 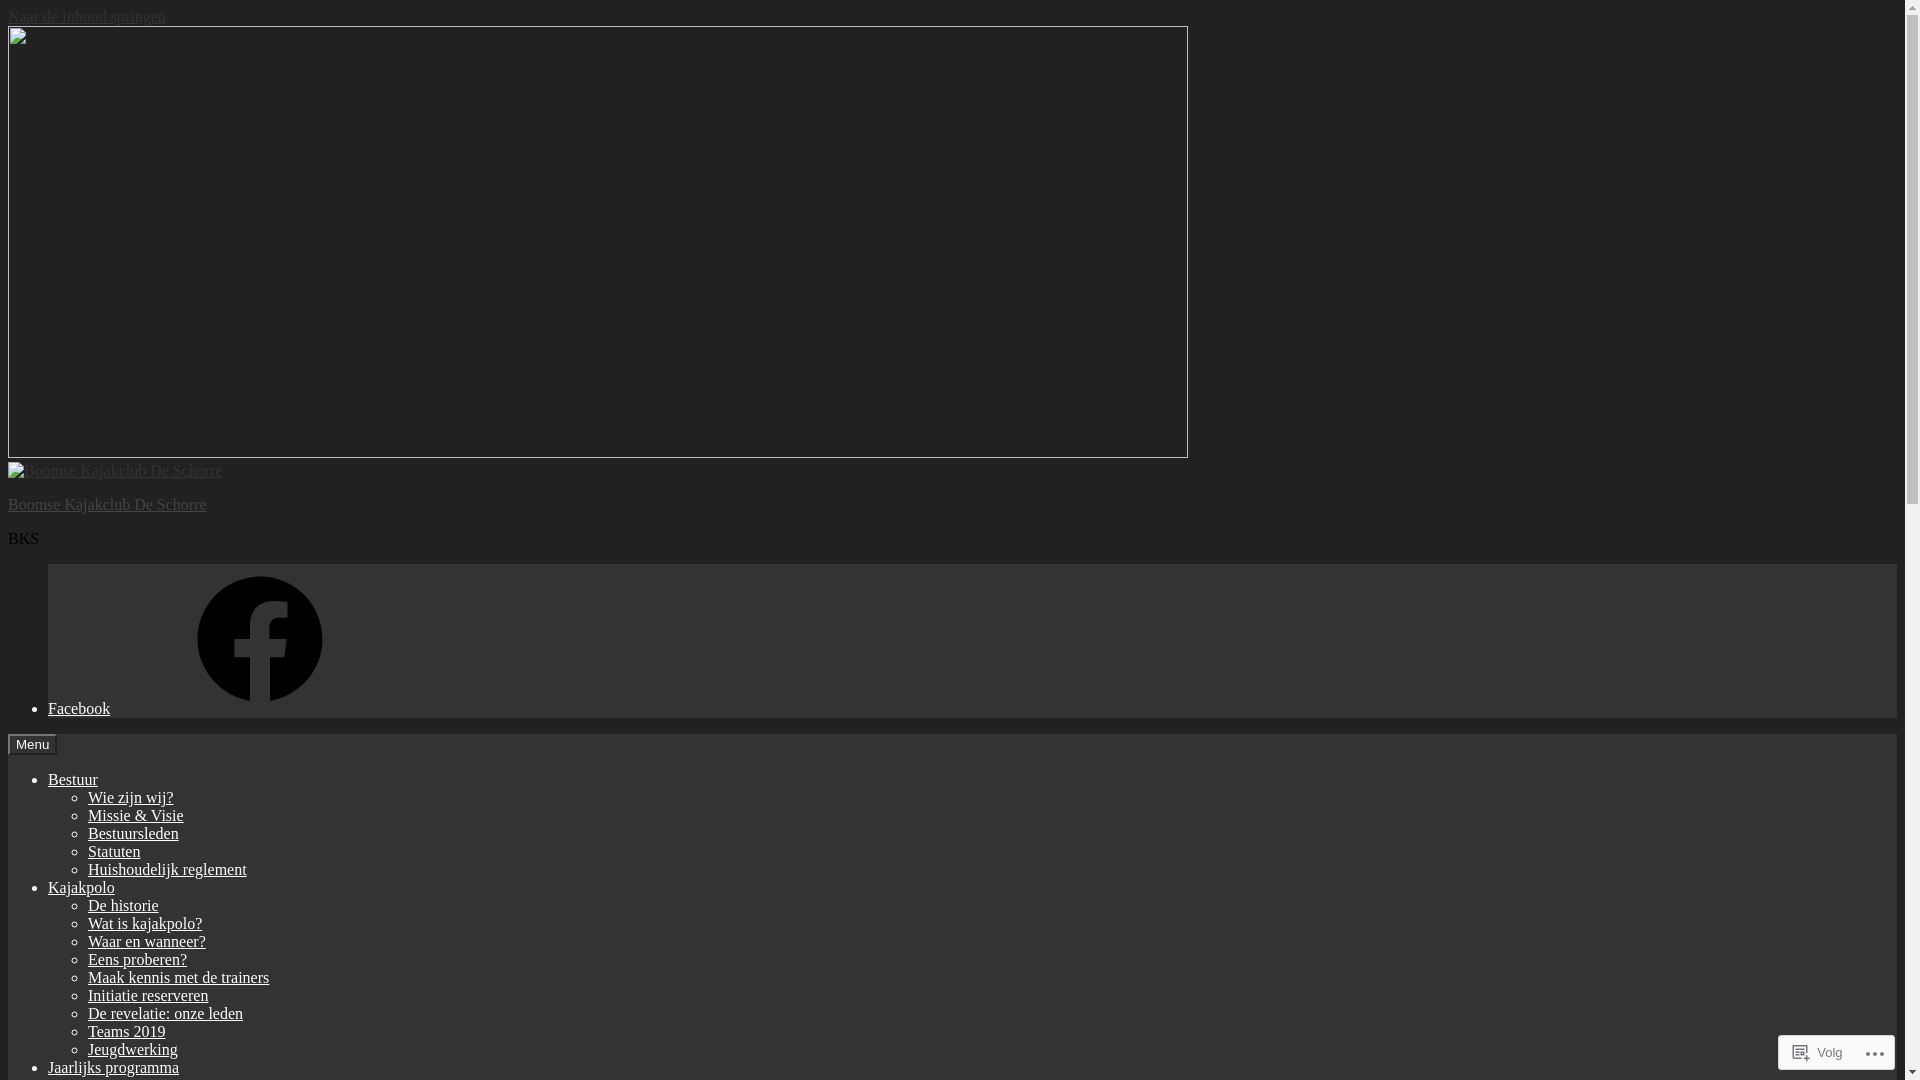 What do you see at coordinates (80, 886) in the screenshot?
I see `'Kajakpolo'` at bounding box center [80, 886].